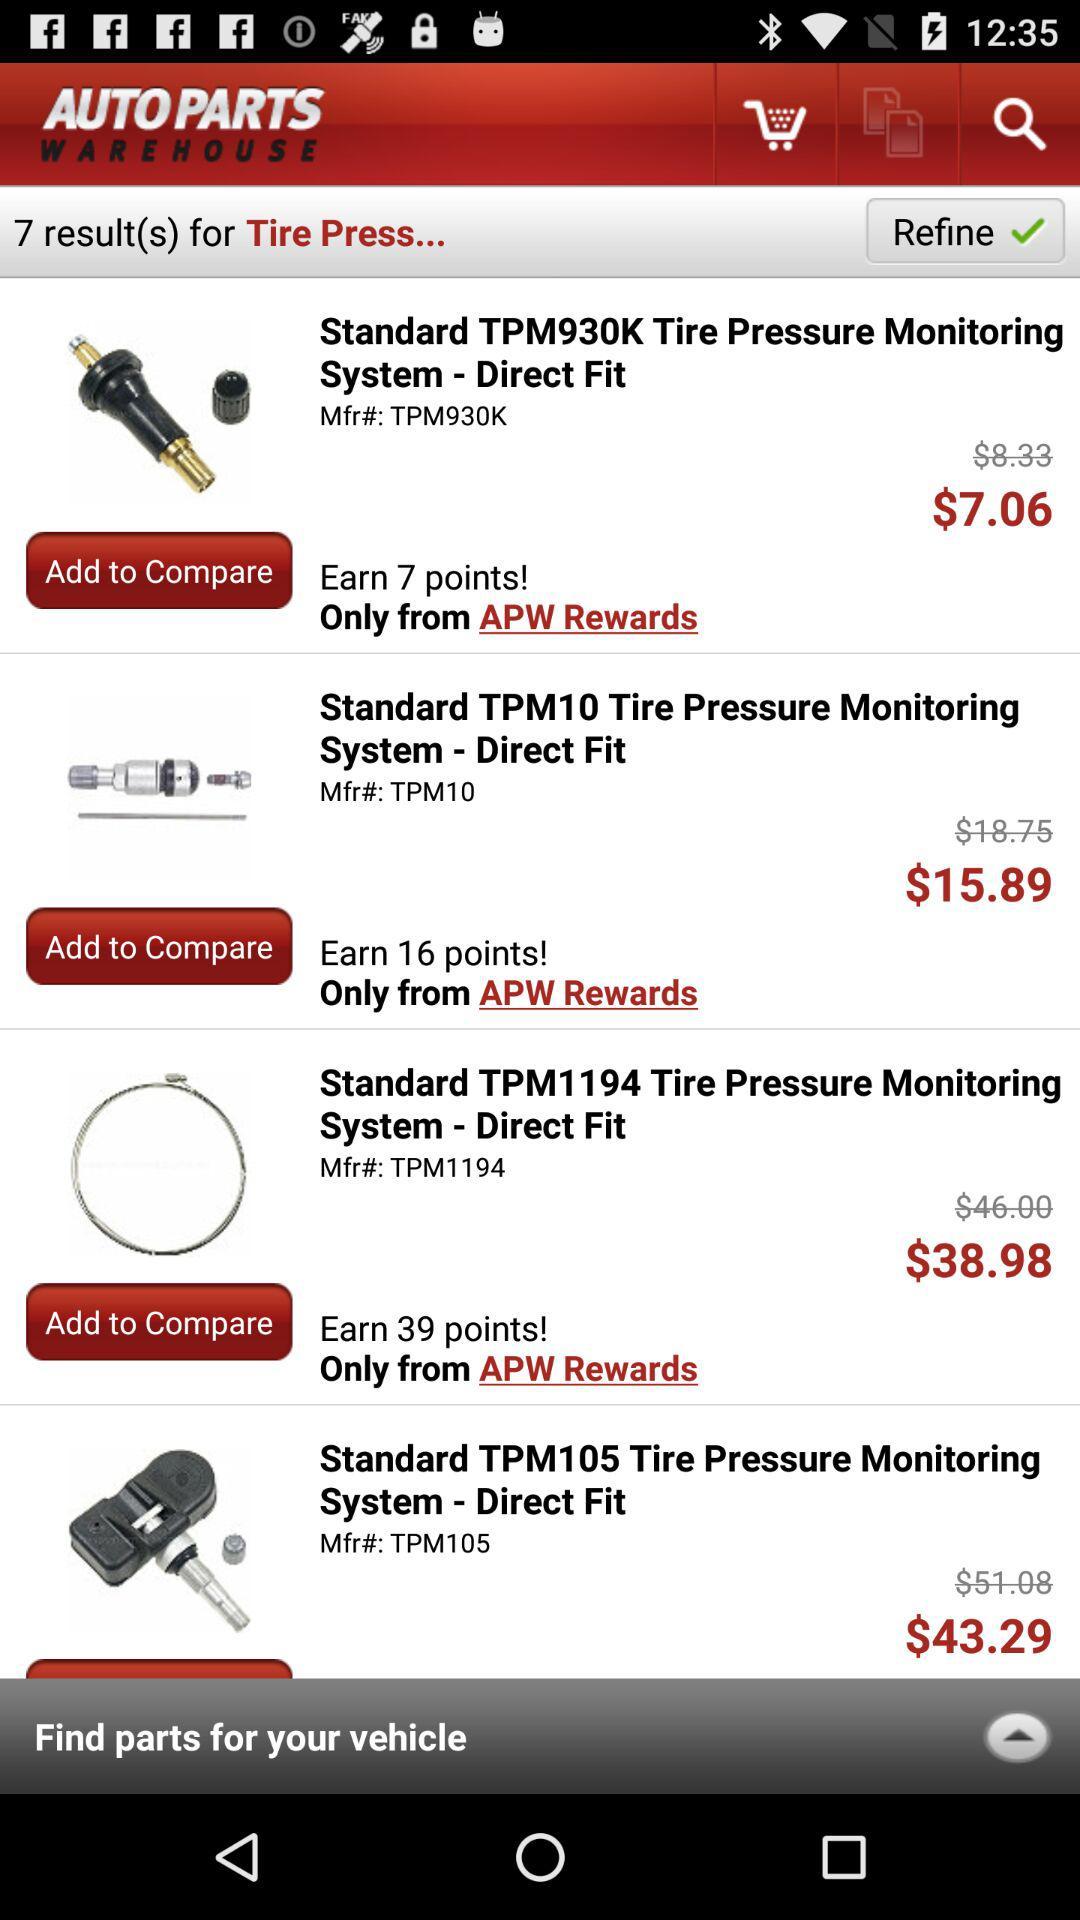  What do you see at coordinates (773, 123) in the screenshot?
I see `open cart` at bounding box center [773, 123].